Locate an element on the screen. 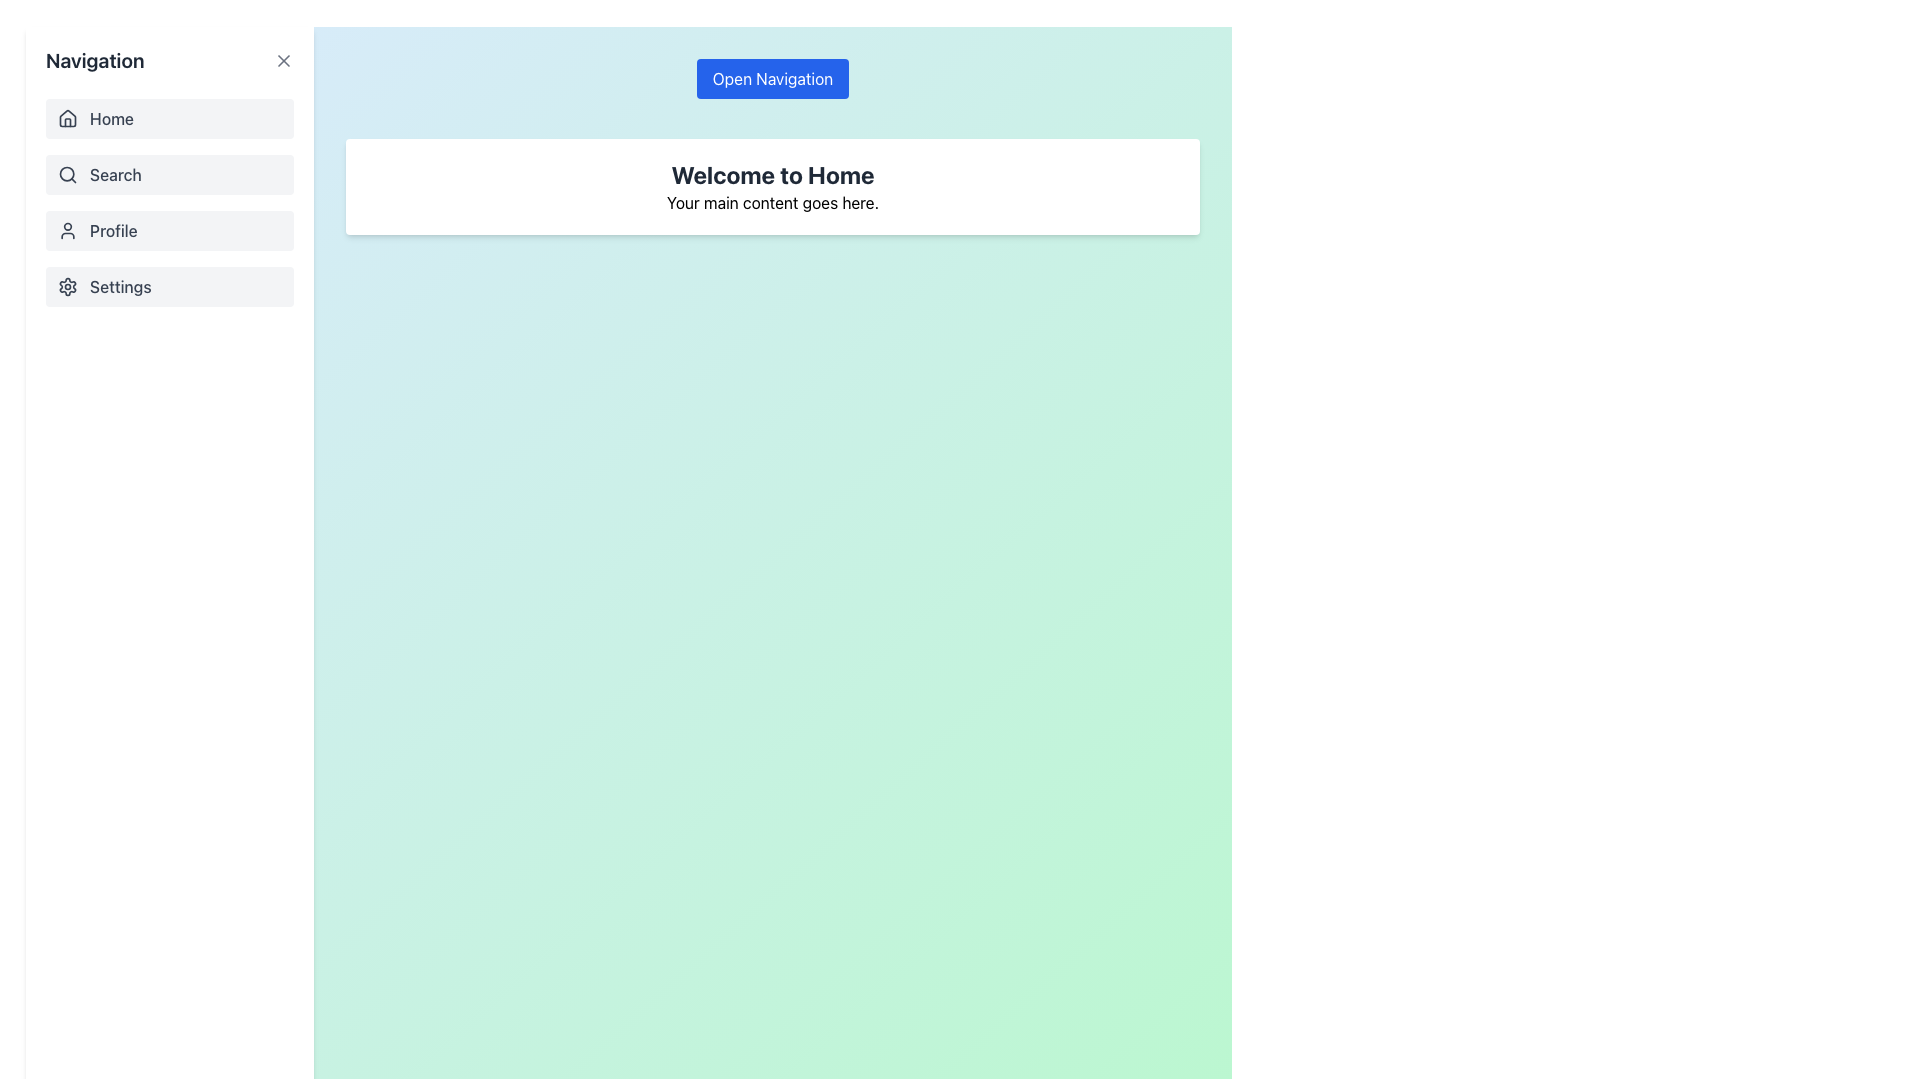 The width and height of the screenshot is (1920, 1080). the icon located in the sidebar navigation area near the top-right corner, to the right of the 'Navigation' text is located at coordinates (282, 60).